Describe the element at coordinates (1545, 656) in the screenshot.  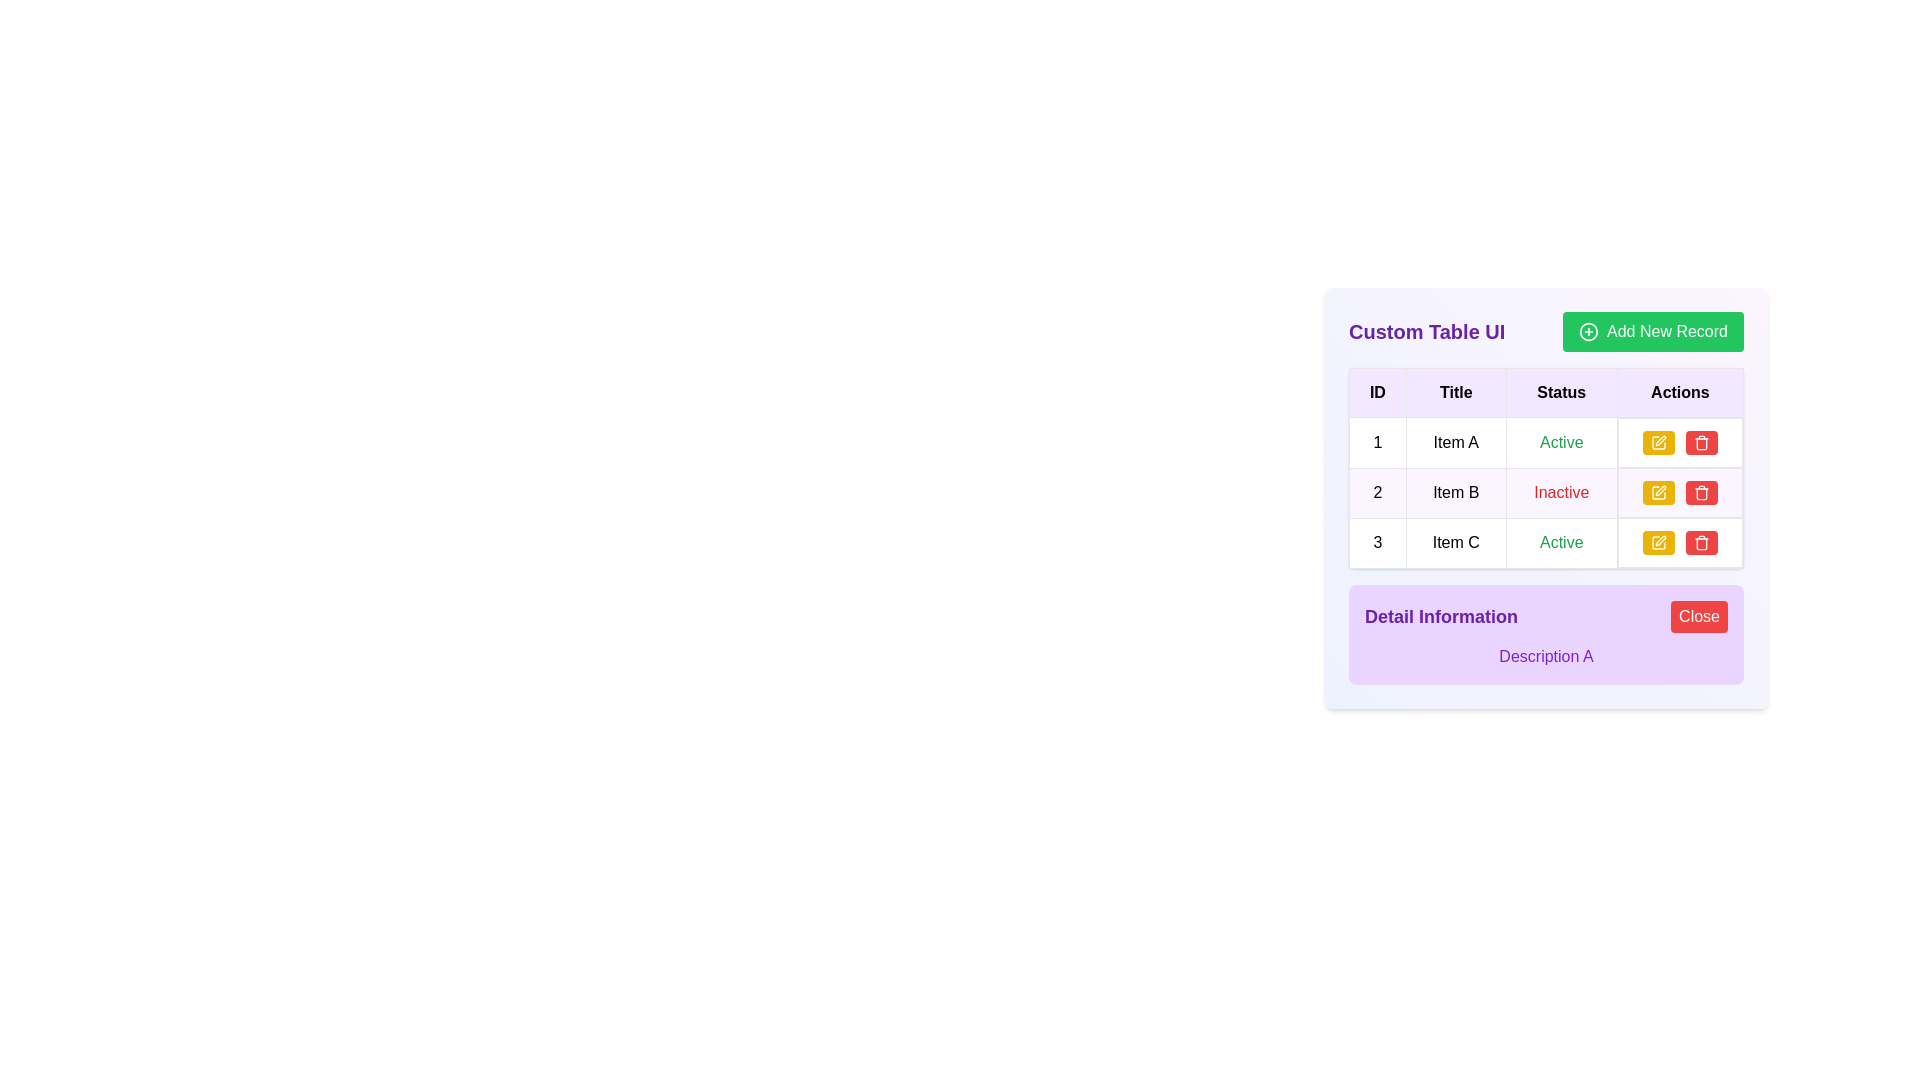
I see `the text label displaying 'Description A' located in the 'Detail Information' section below the heading and 'Close' button` at that location.